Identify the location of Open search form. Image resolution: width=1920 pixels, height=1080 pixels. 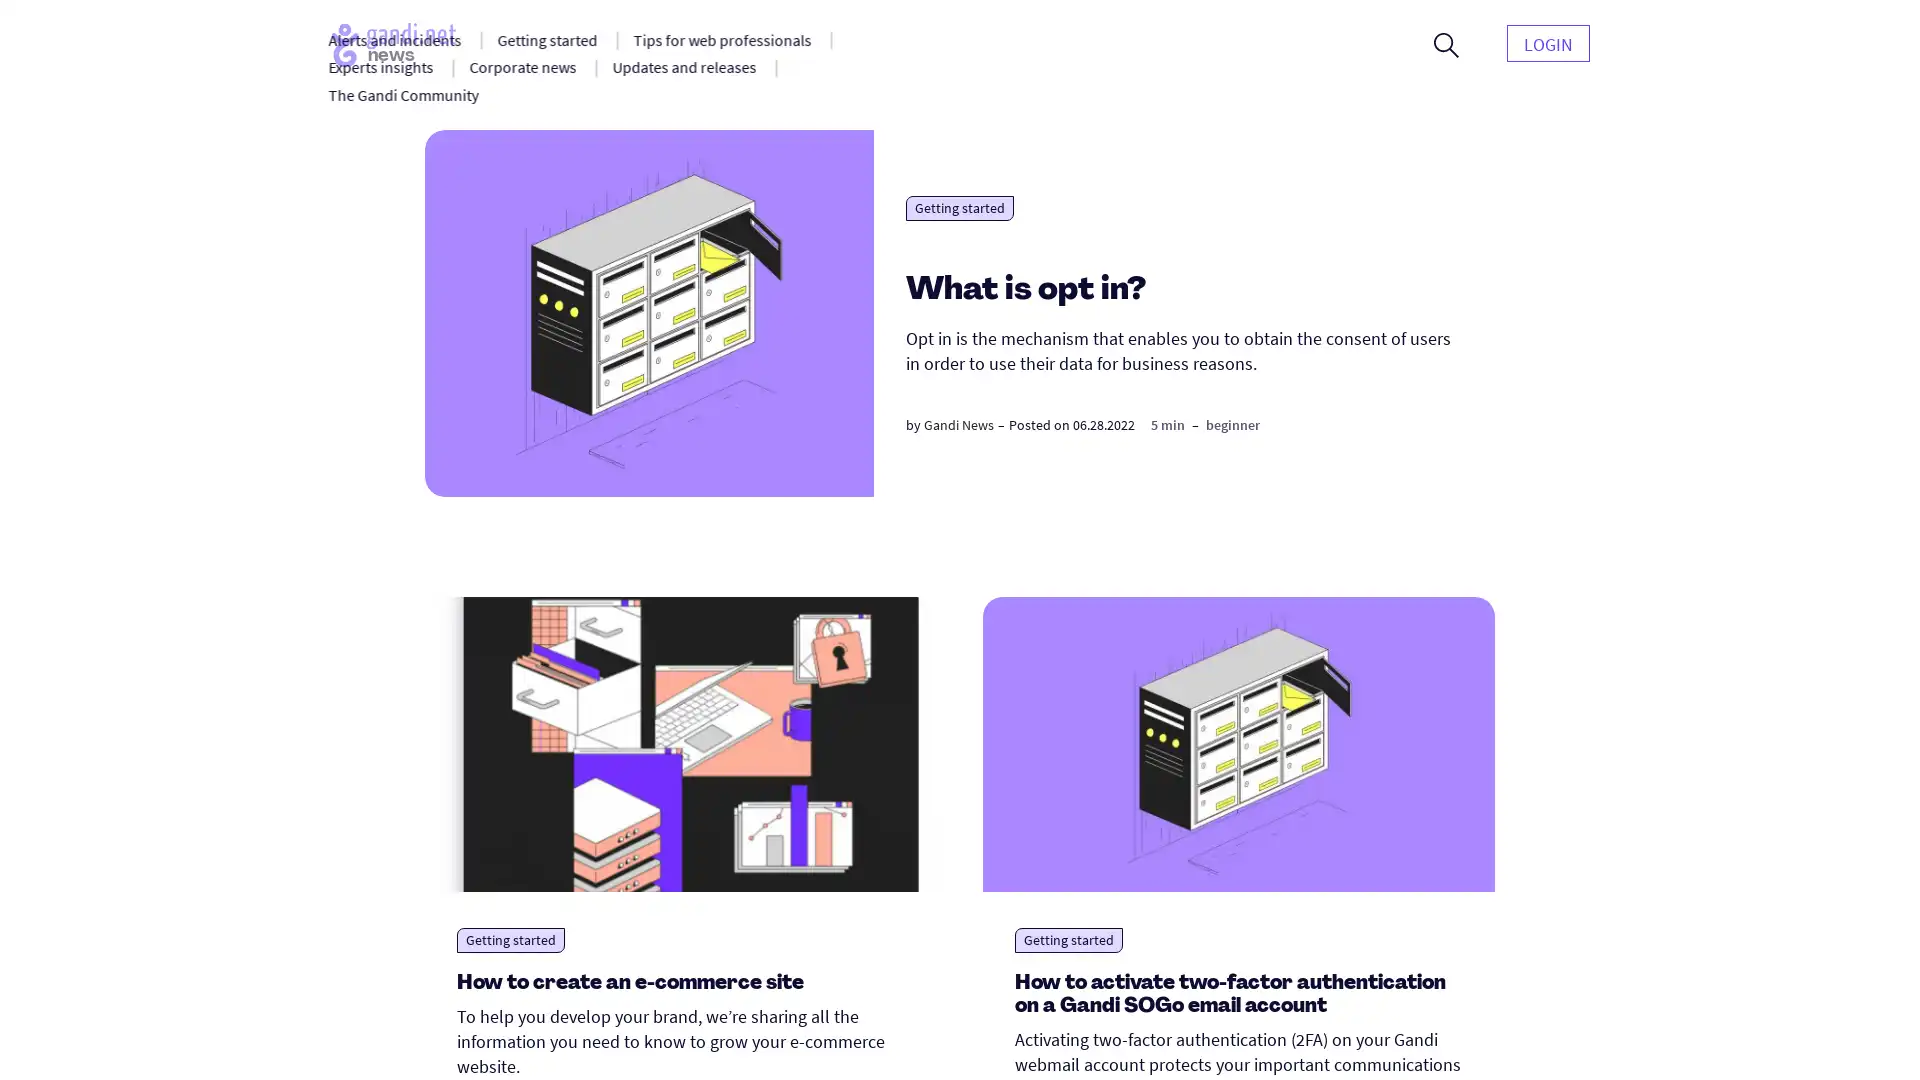
(1446, 45).